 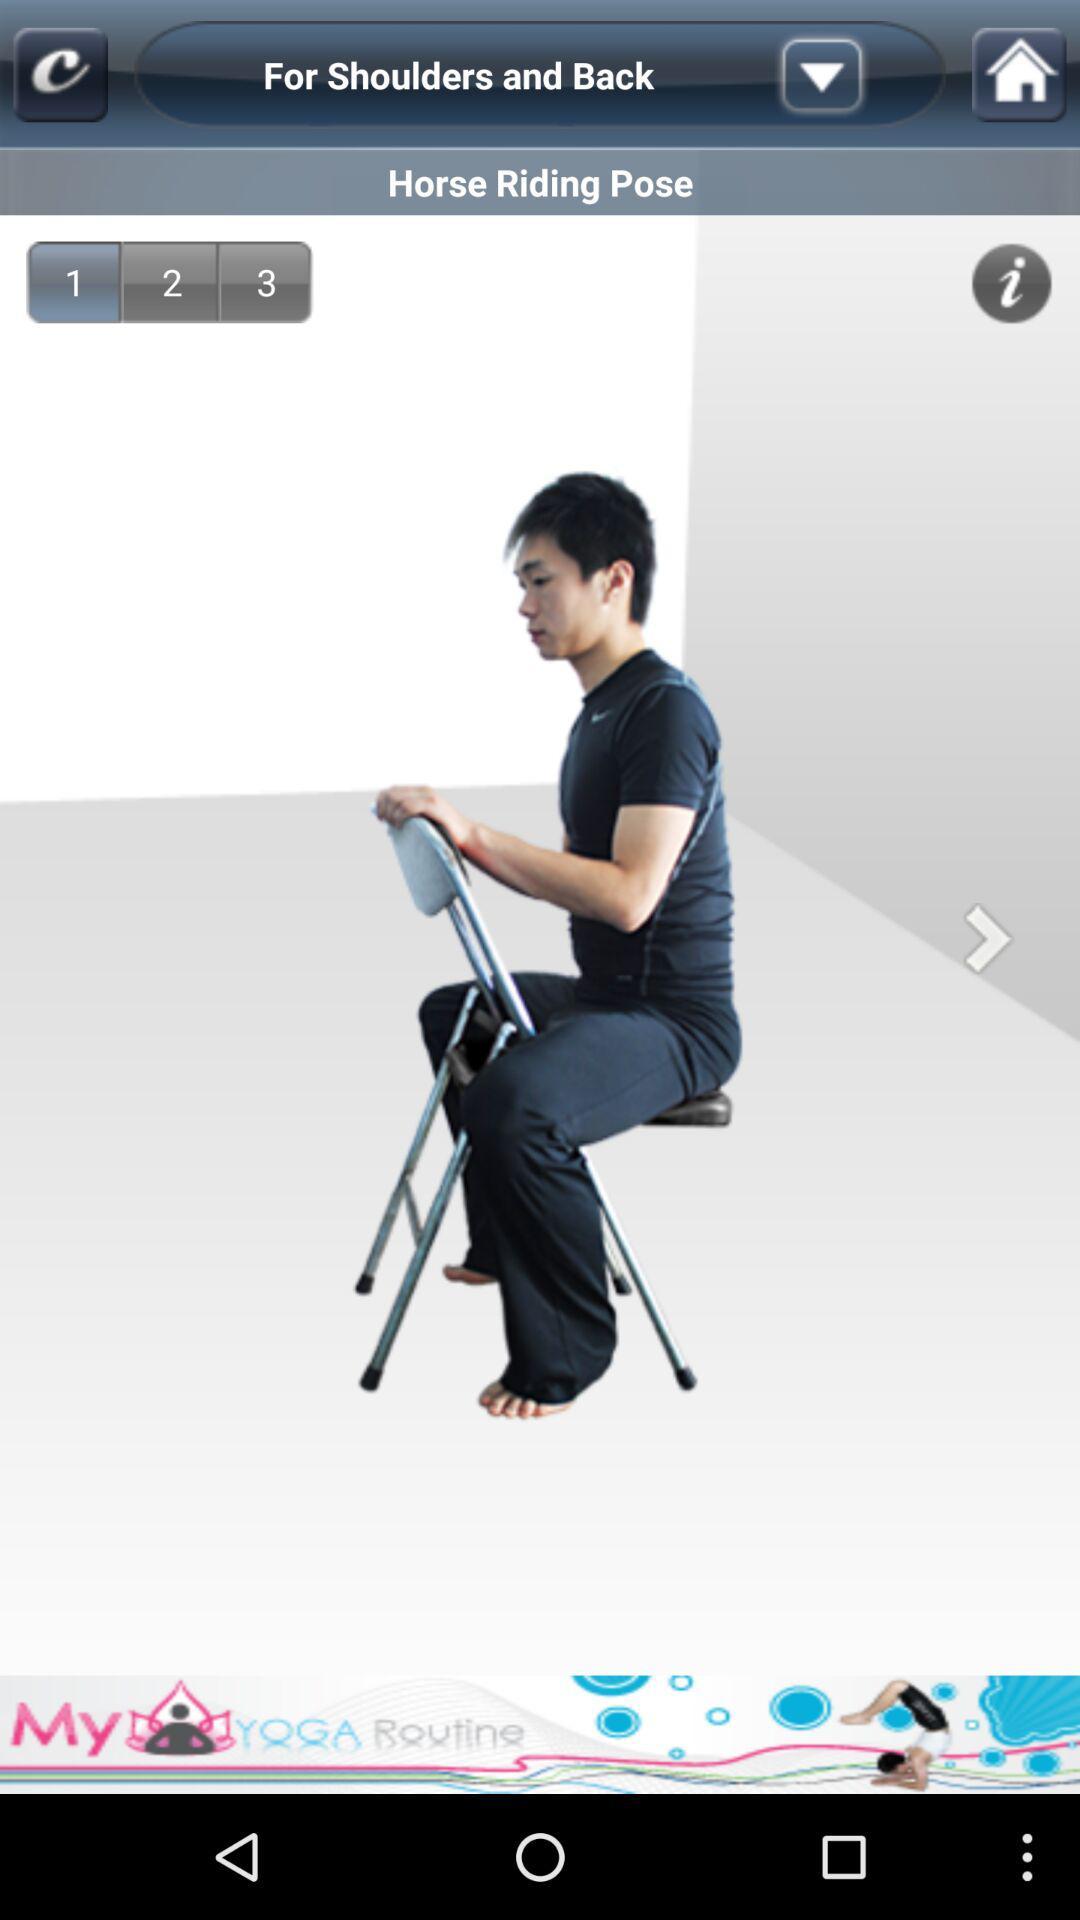 What do you see at coordinates (853, 75) in the screenshot?
I see `more options` at bounding box center [853, 75].